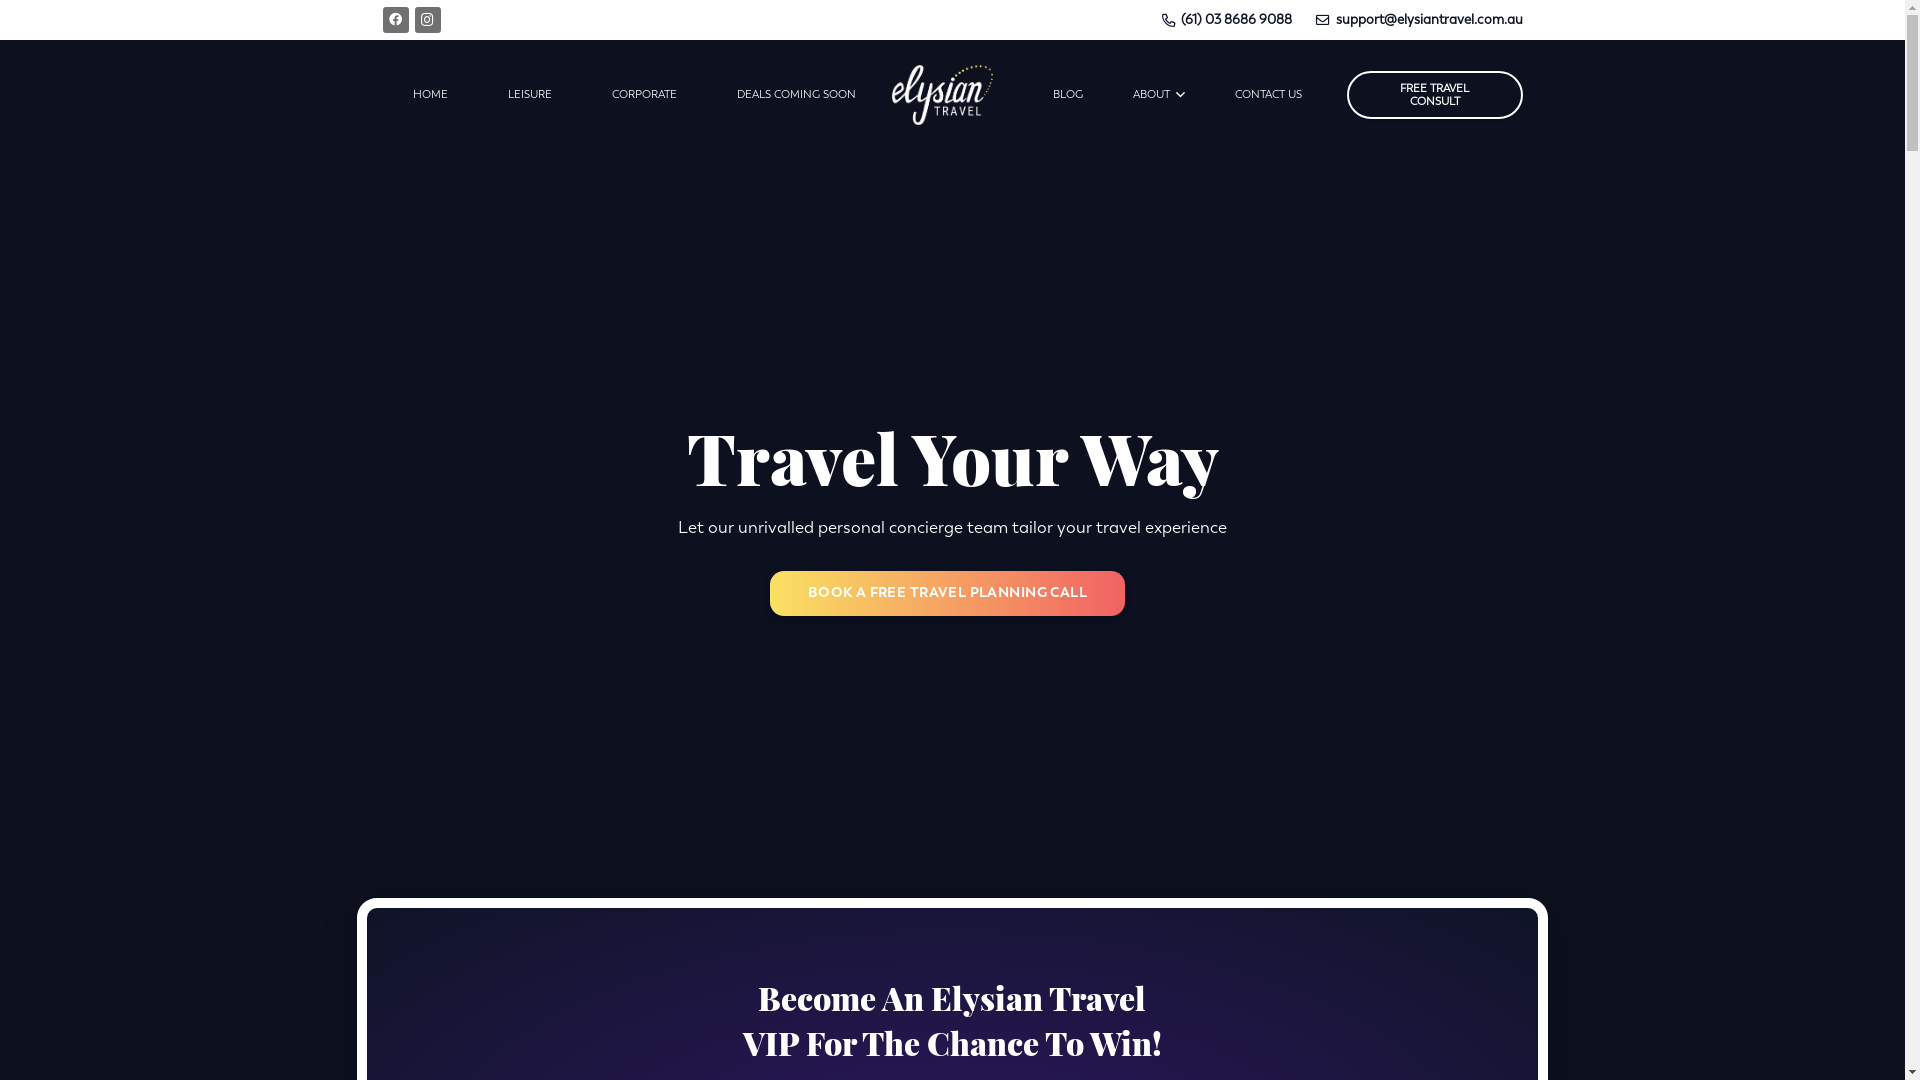 The width and height of the screenshot is (1920, 1080). I want to click on 'LEISURE', so click(529, 95).